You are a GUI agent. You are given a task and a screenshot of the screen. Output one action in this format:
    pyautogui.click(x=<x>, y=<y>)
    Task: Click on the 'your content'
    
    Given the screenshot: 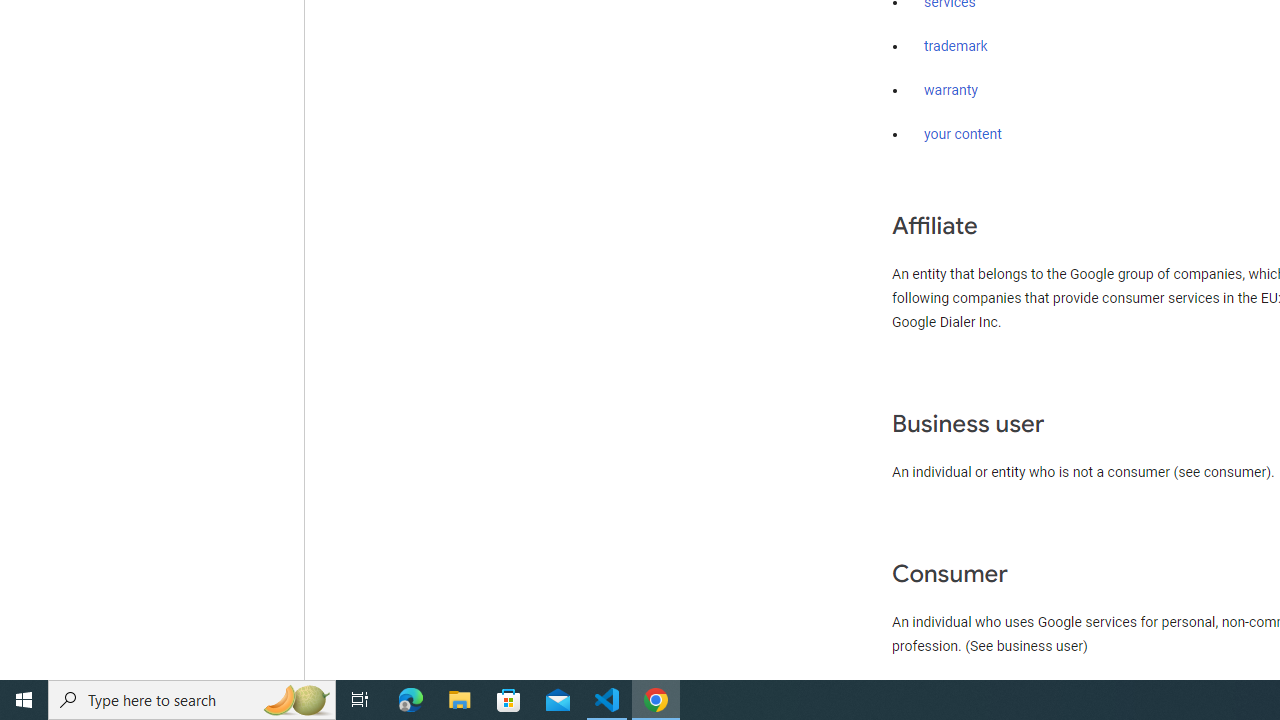 What is the action you would take?
    pyautogui.click(x=963, y=135)
    